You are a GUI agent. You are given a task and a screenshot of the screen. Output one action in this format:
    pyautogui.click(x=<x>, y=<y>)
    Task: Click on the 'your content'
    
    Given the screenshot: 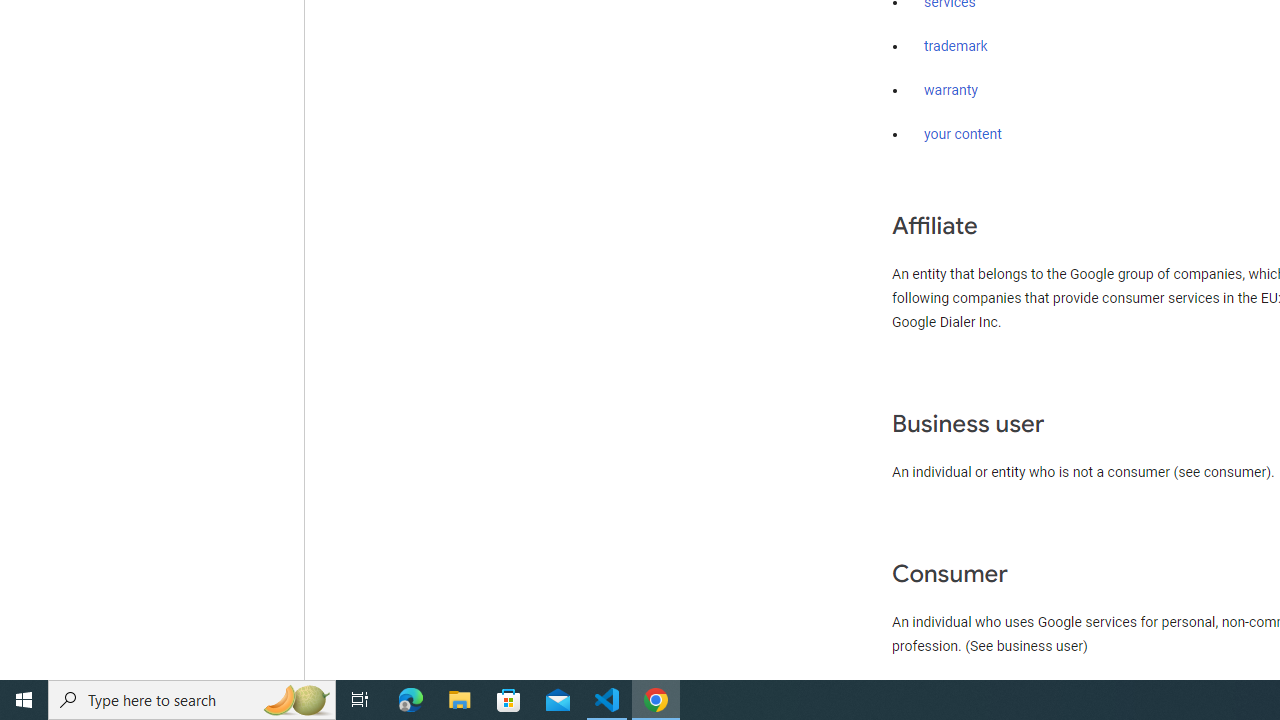 What is the action you would take?
    pyautogui.click(x=963, y=135)
    